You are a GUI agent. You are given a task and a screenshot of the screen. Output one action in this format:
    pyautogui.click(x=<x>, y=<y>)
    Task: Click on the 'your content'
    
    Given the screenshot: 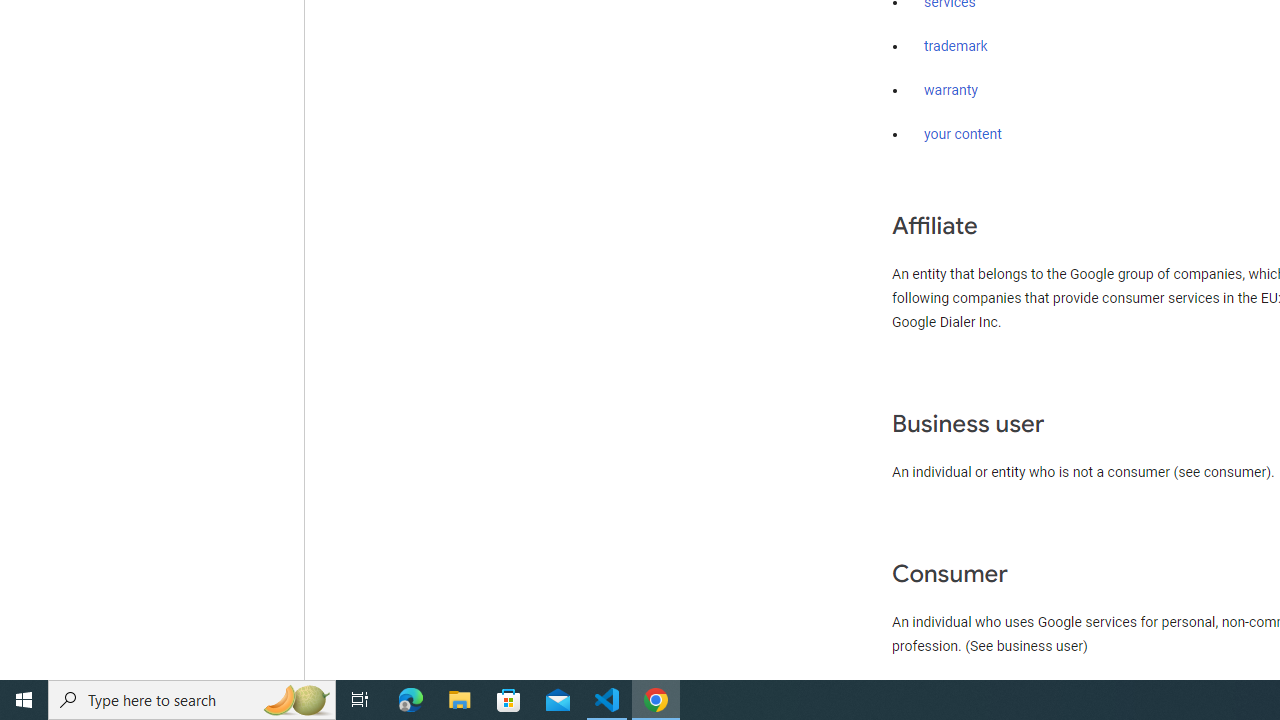 What is the action you would take?
    pyautogui.click(x=963, y=135)
    